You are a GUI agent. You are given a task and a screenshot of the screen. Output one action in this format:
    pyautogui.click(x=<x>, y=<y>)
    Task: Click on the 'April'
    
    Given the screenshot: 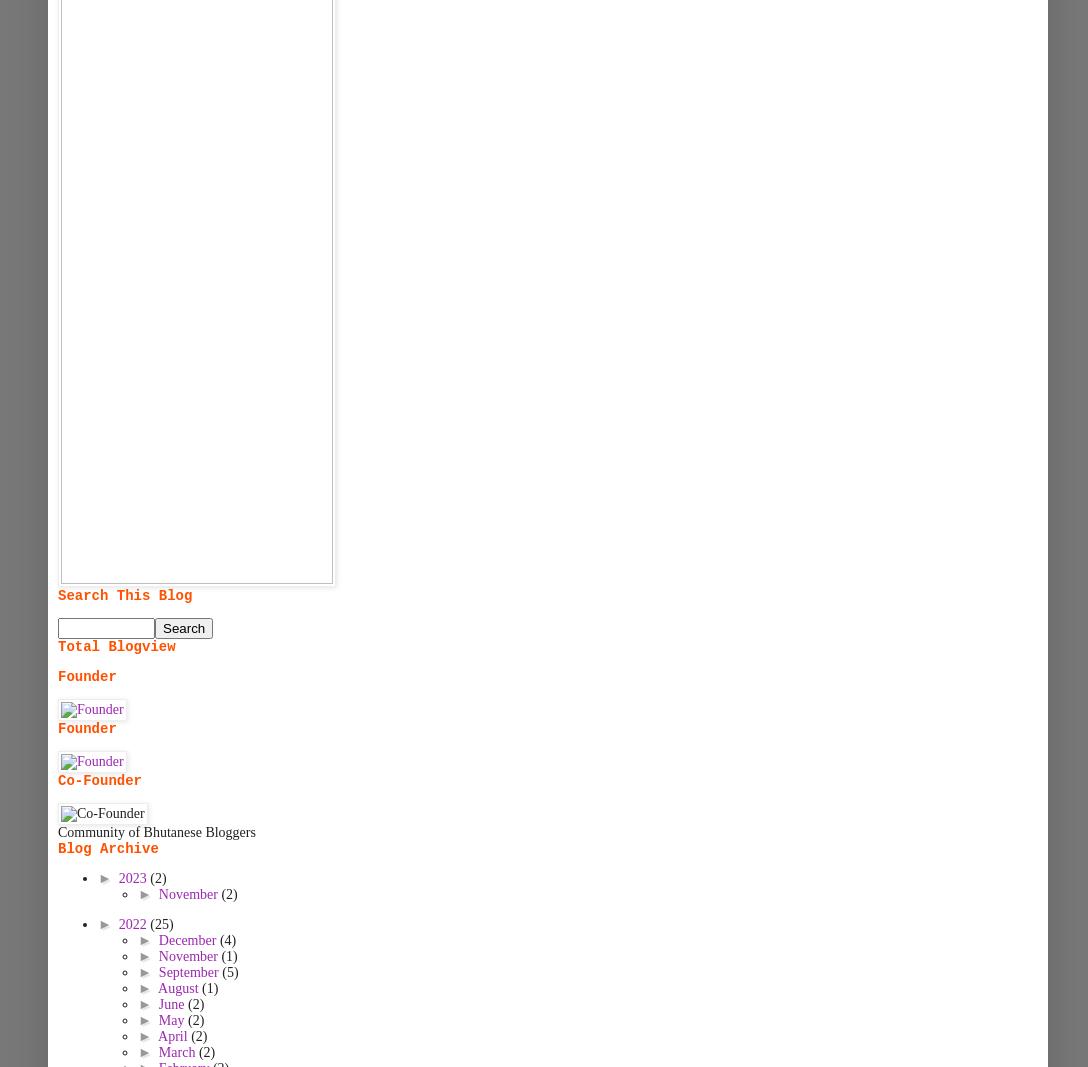 What is the action you would take?
    pyautogui.click(x=173, y=1036)
    